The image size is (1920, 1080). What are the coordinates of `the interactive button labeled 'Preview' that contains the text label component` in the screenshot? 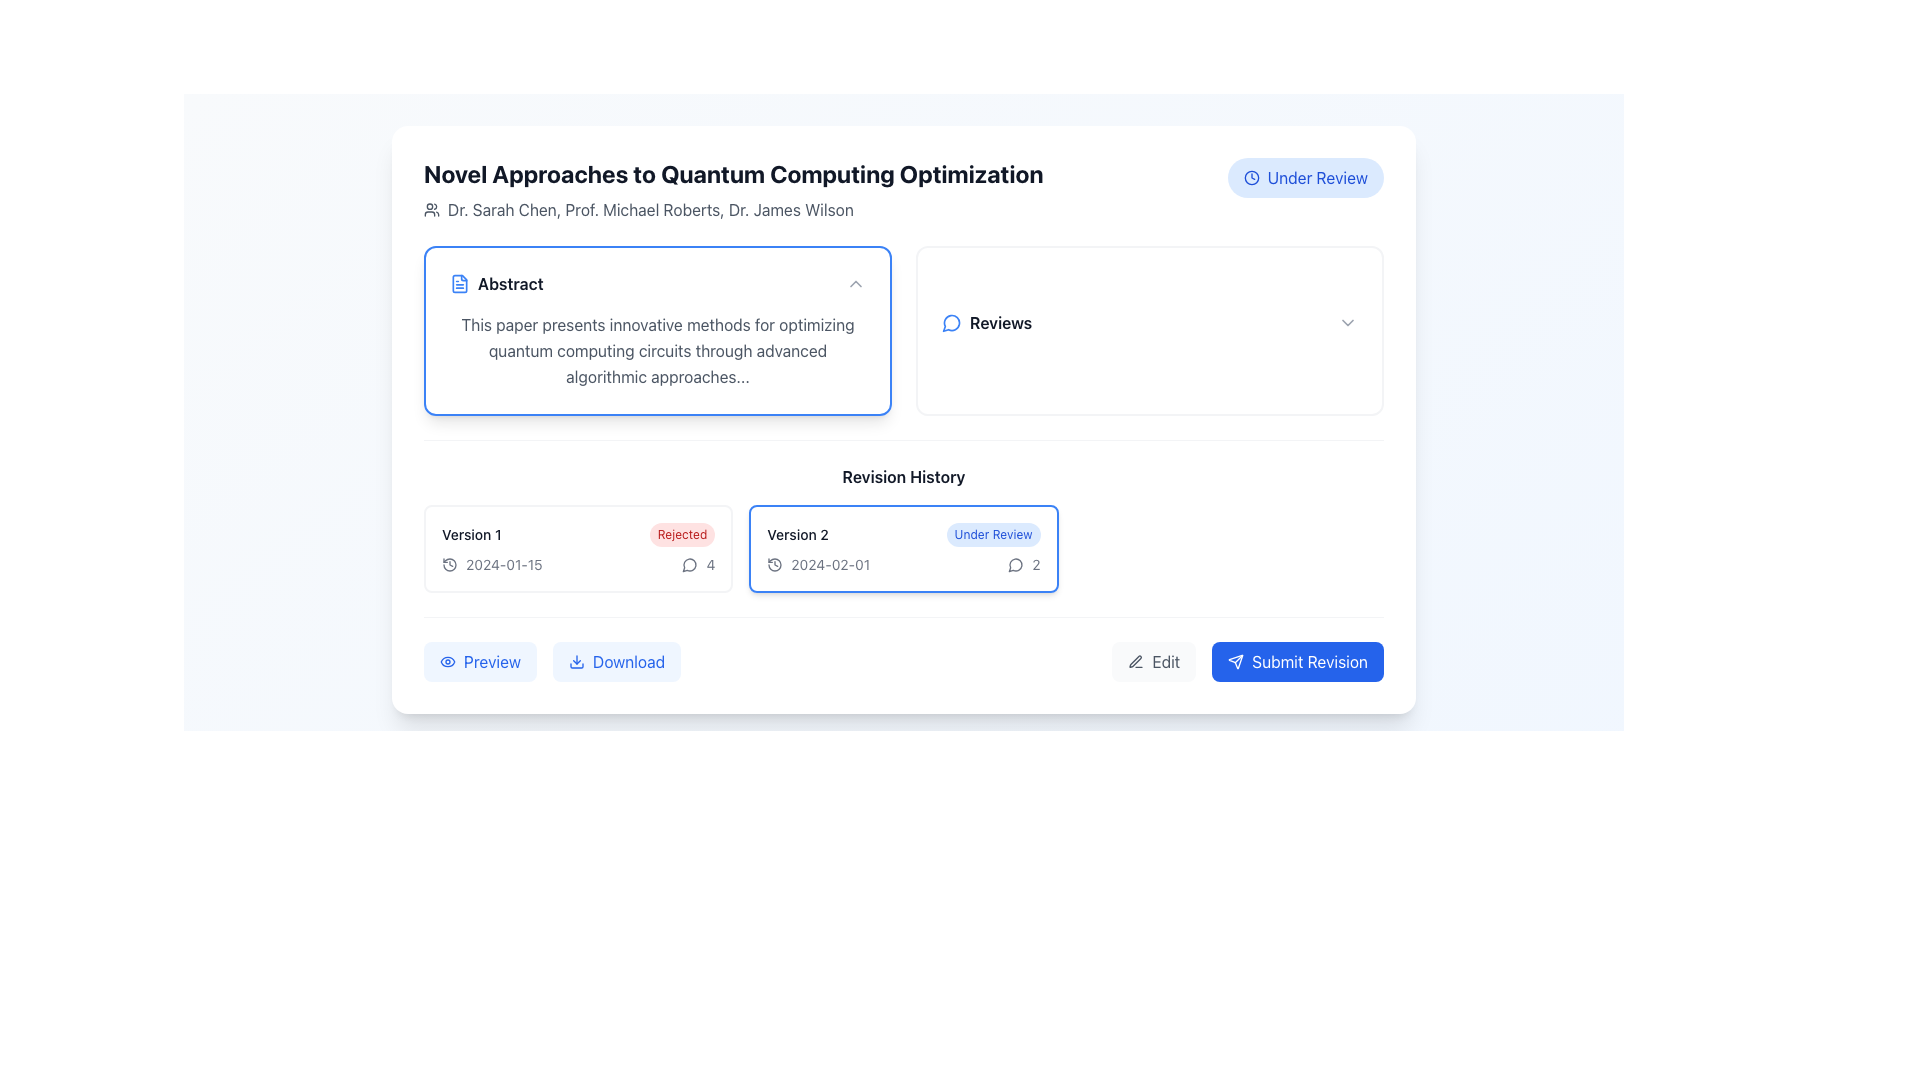 It's located at (492, 662).